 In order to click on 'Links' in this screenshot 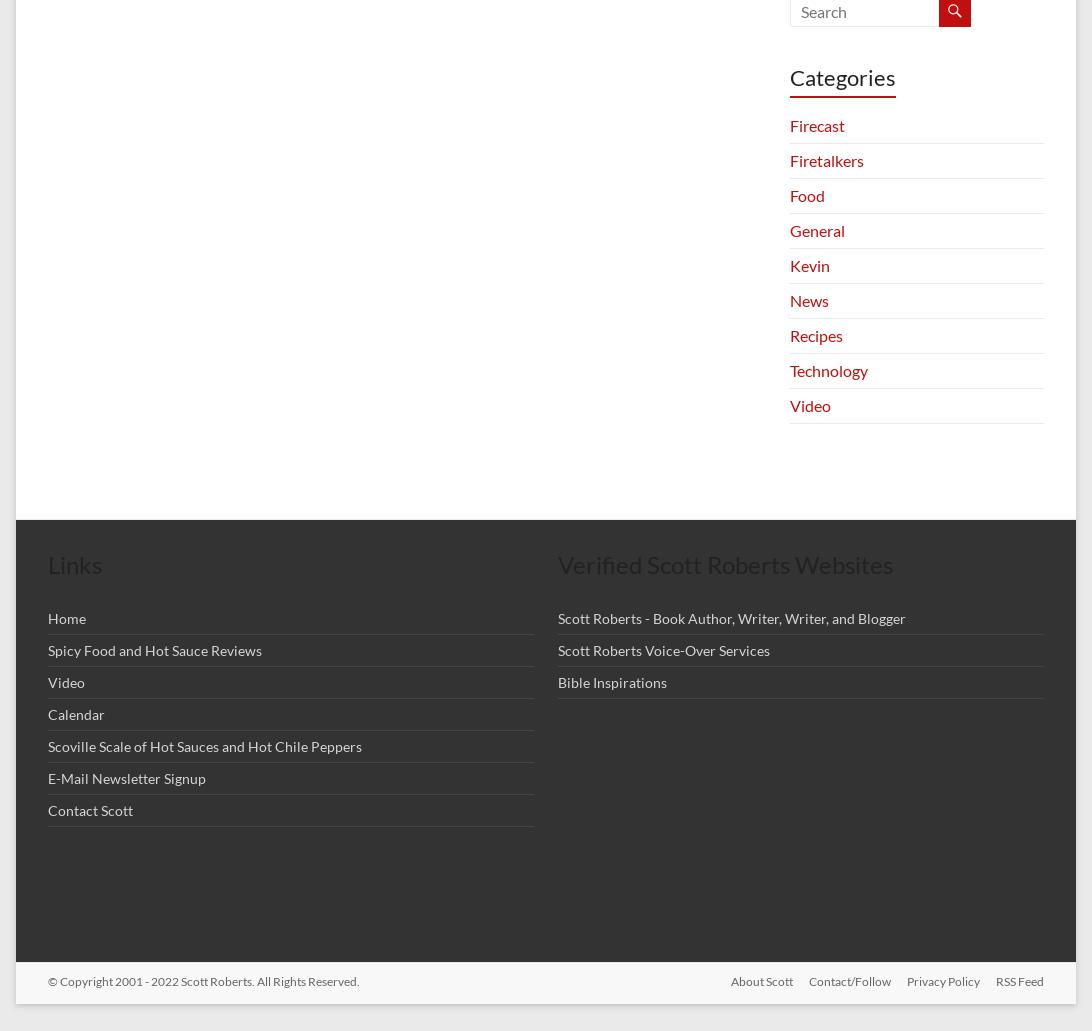, I will do `click(75, 563)`.